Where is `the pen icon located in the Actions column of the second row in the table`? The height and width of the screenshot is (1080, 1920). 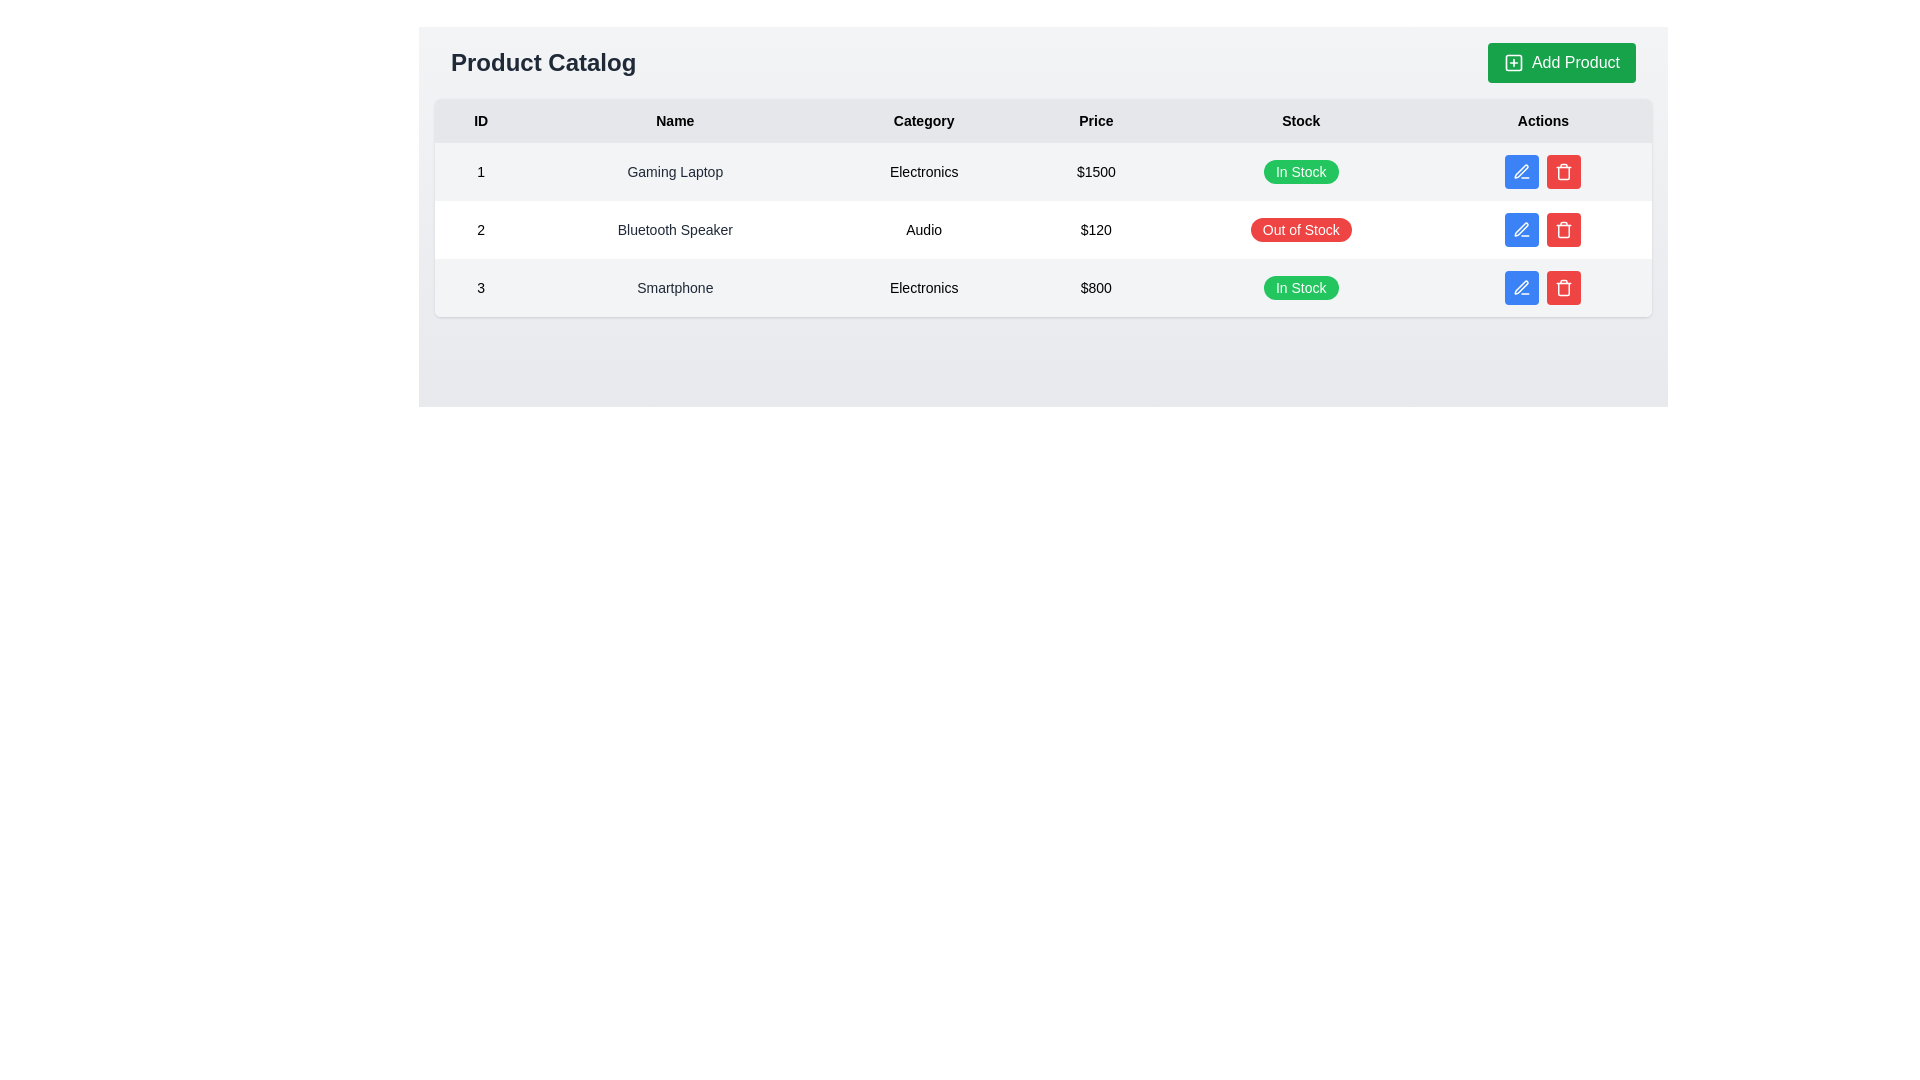 the pen icon located in the Actions column of the second row in the table is located at coordinates (1520, 169).